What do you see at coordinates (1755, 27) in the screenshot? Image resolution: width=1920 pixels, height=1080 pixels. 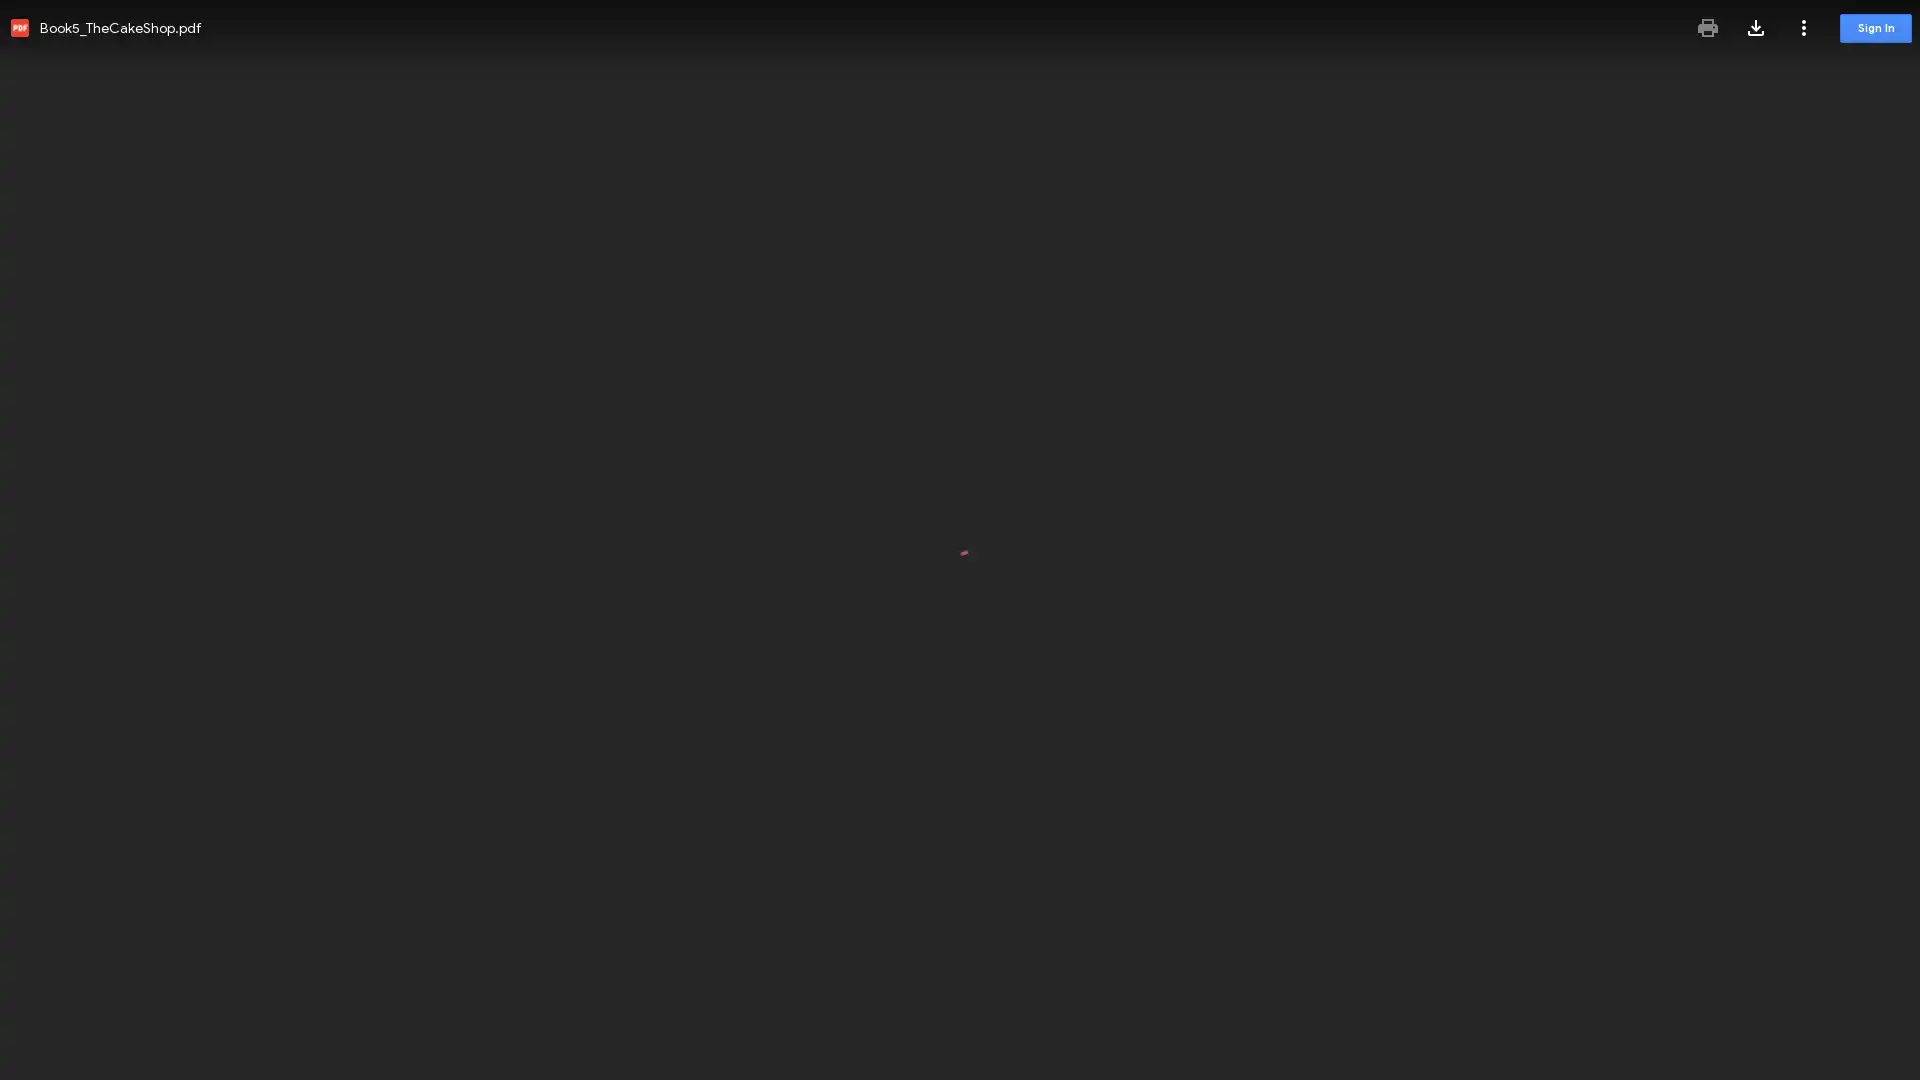 I see `Download` at bounding box center [1755, 27].